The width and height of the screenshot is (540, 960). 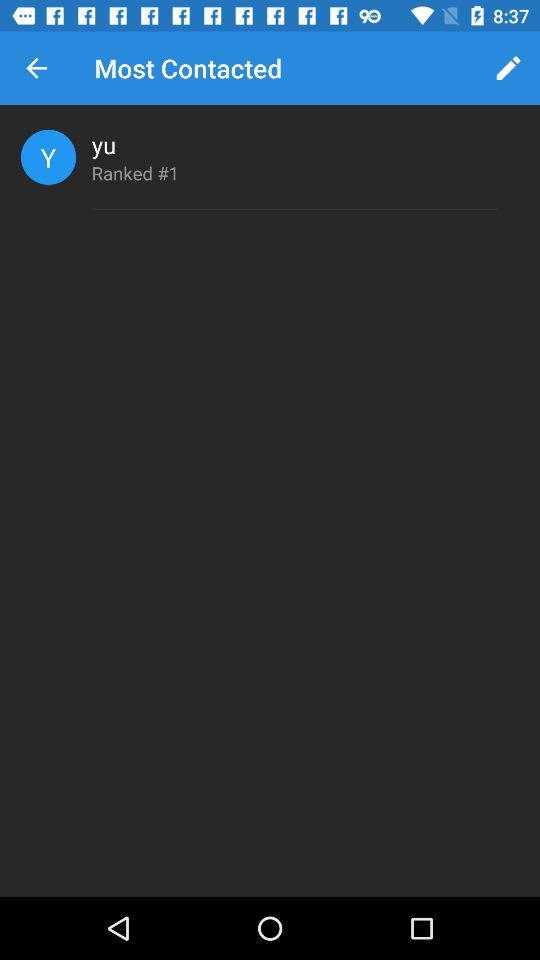 I want to click on icon below the most contacted, so click(x=104, y=143).